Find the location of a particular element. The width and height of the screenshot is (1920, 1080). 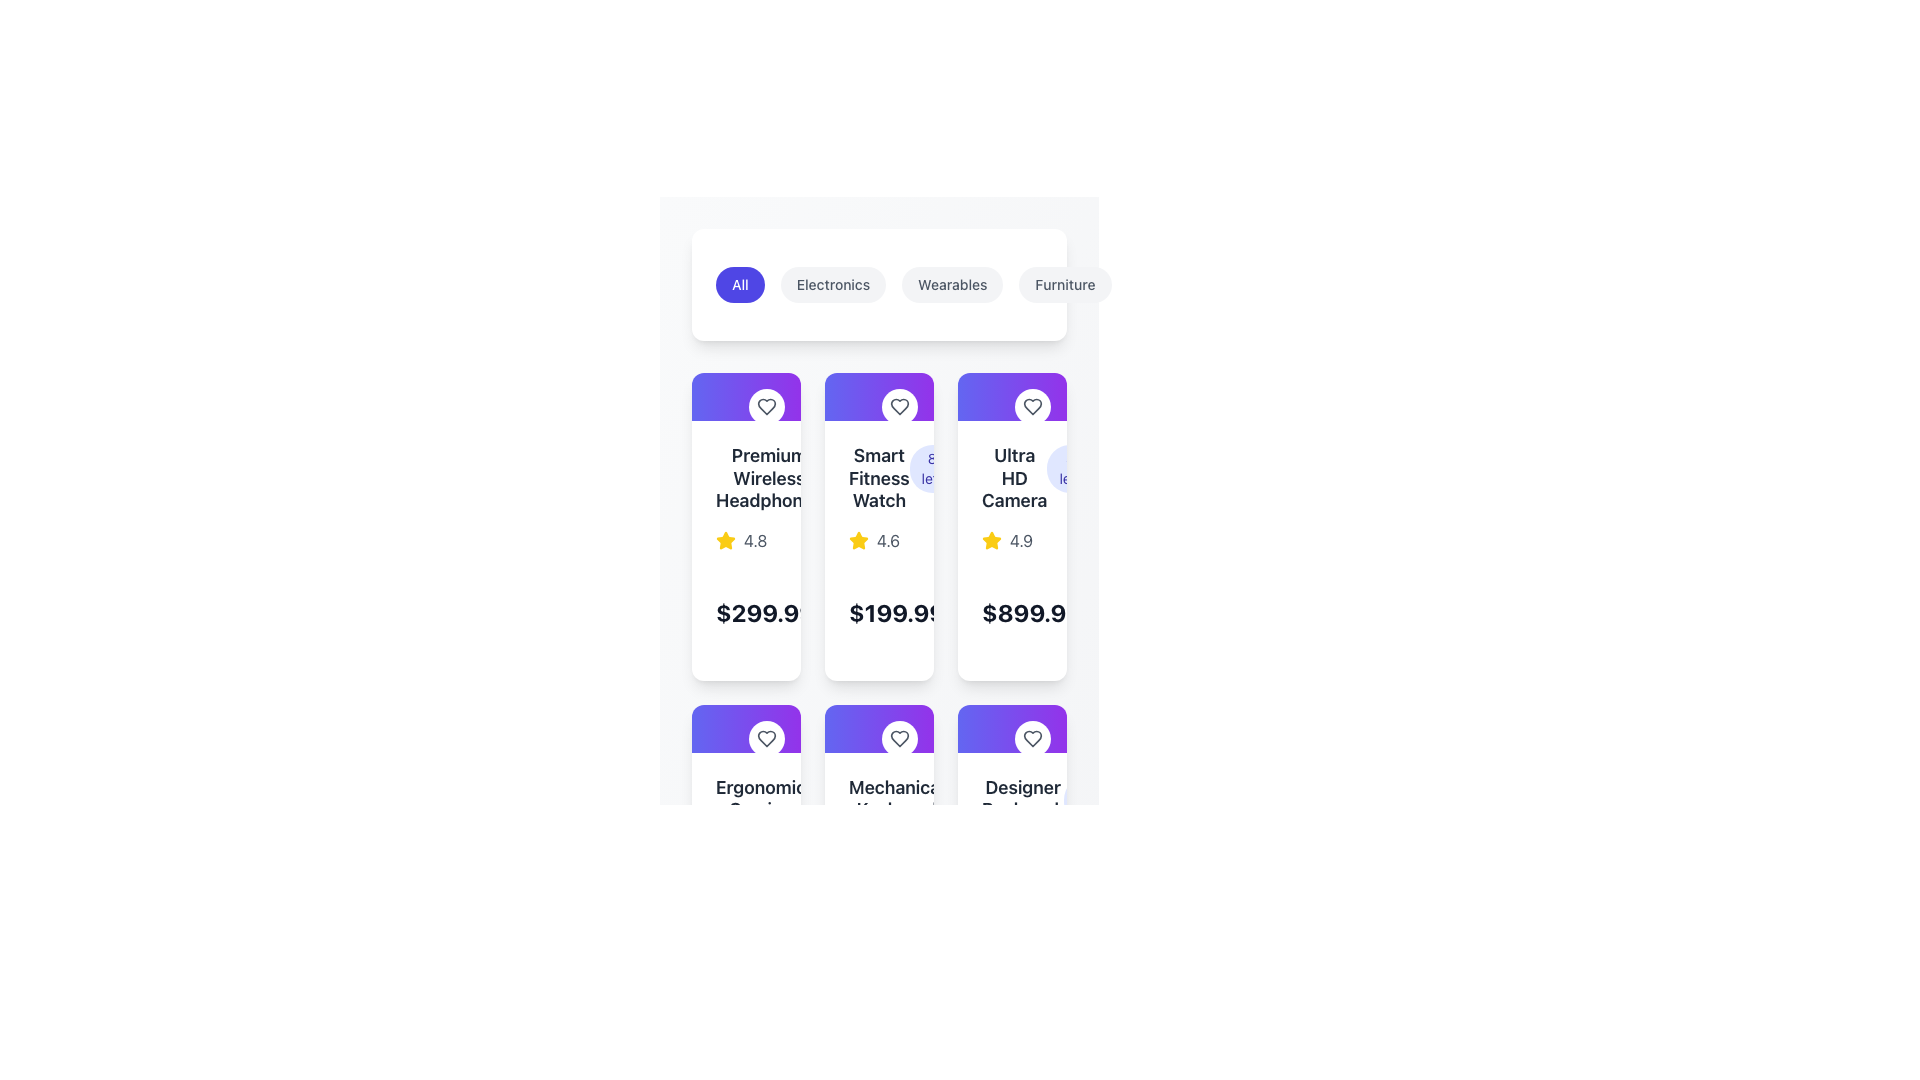

the text display component that shows 'Smart Fitness Watch' and '8 left', located at the top of the second card in the product list is located at coordinates (879, 478).